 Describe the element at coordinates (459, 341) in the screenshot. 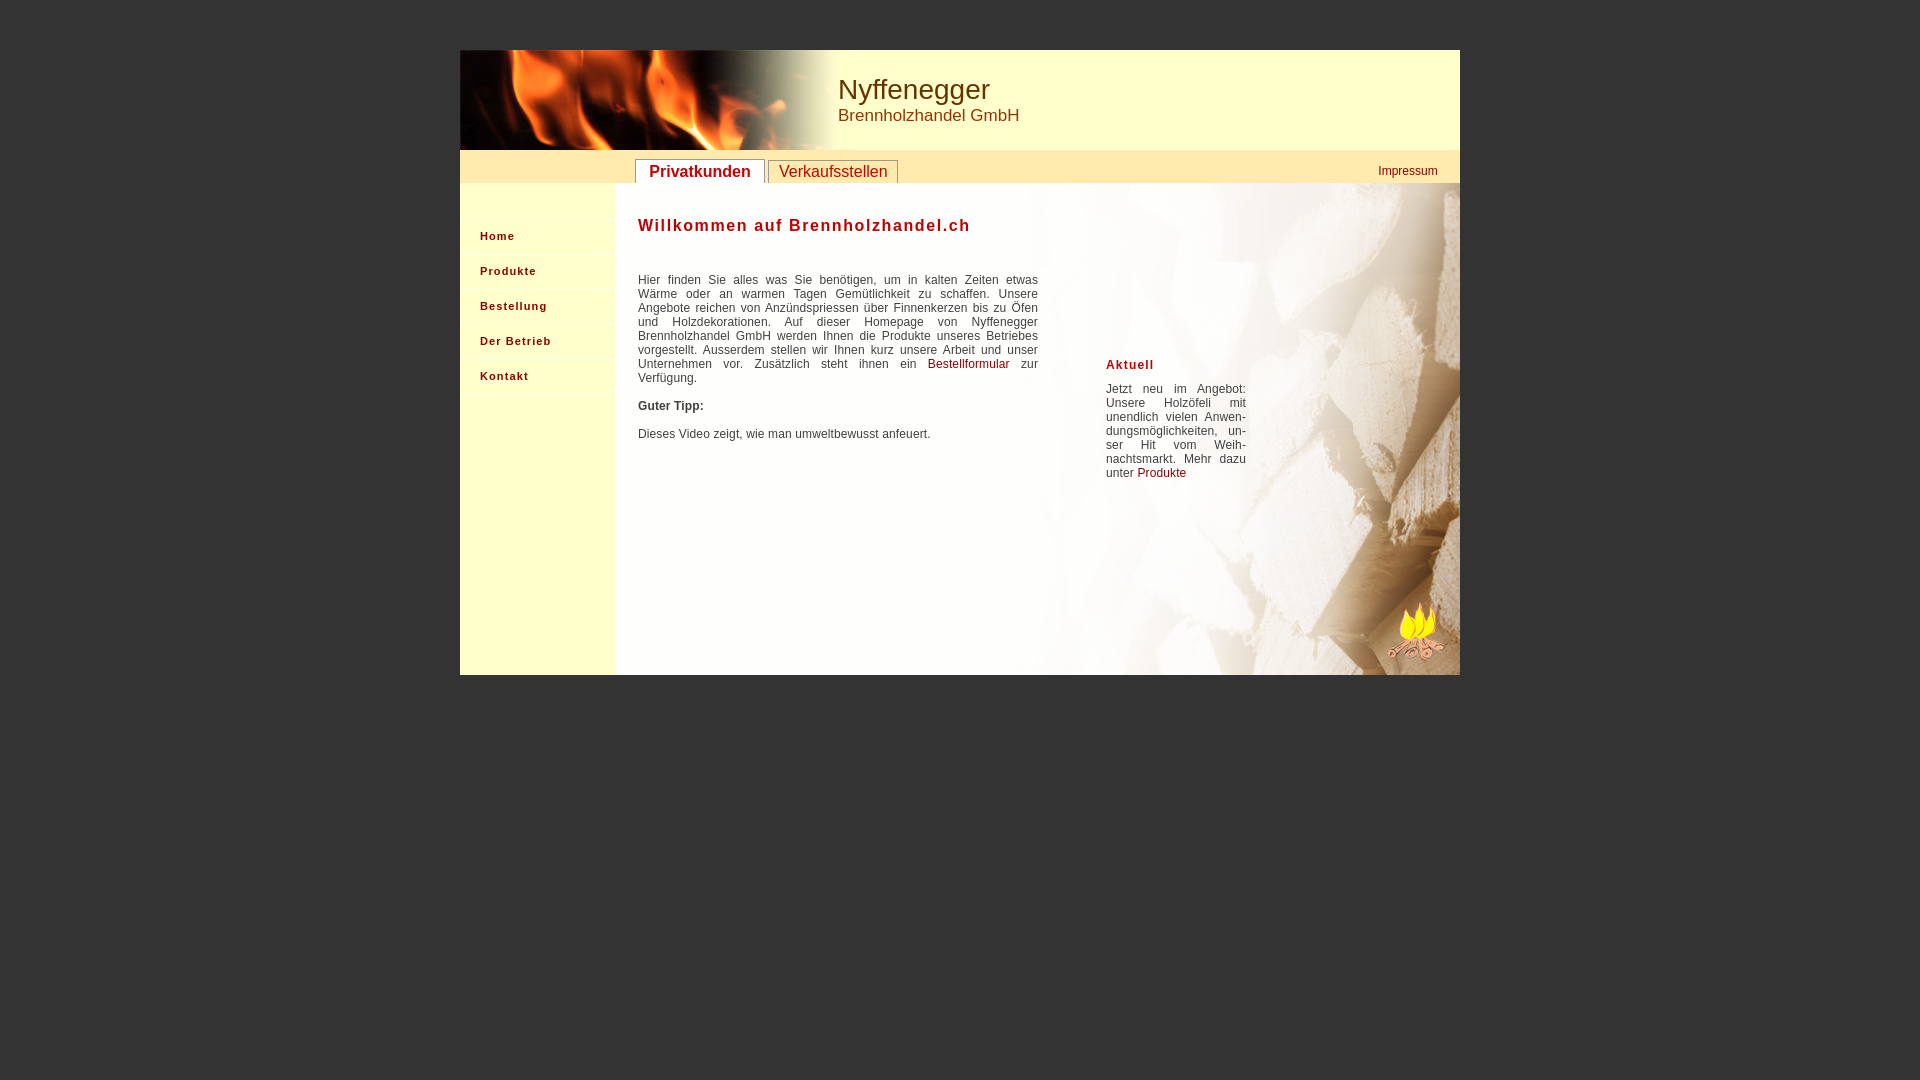

I see `'Der Betrieb'` at that location.